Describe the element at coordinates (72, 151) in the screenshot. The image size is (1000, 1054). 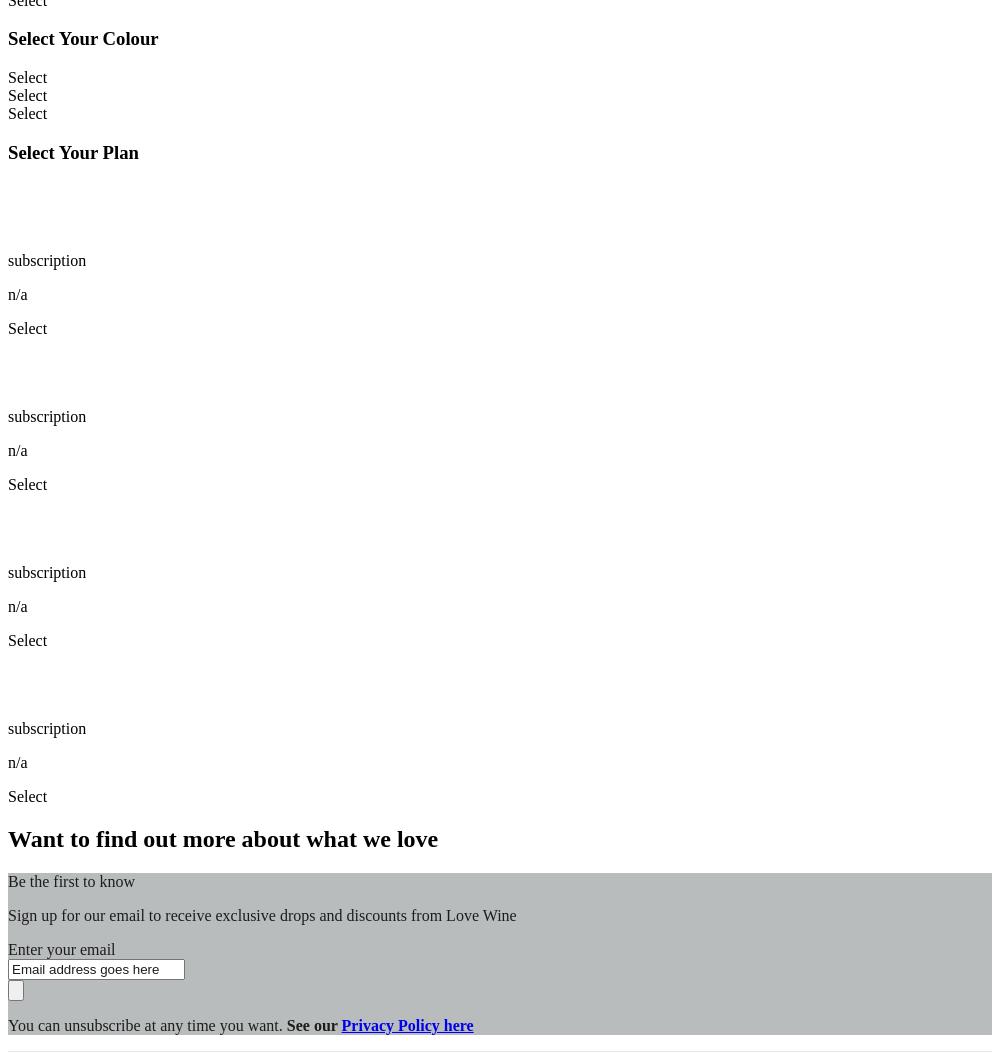
I see `'Select Your Plan'` at that location.